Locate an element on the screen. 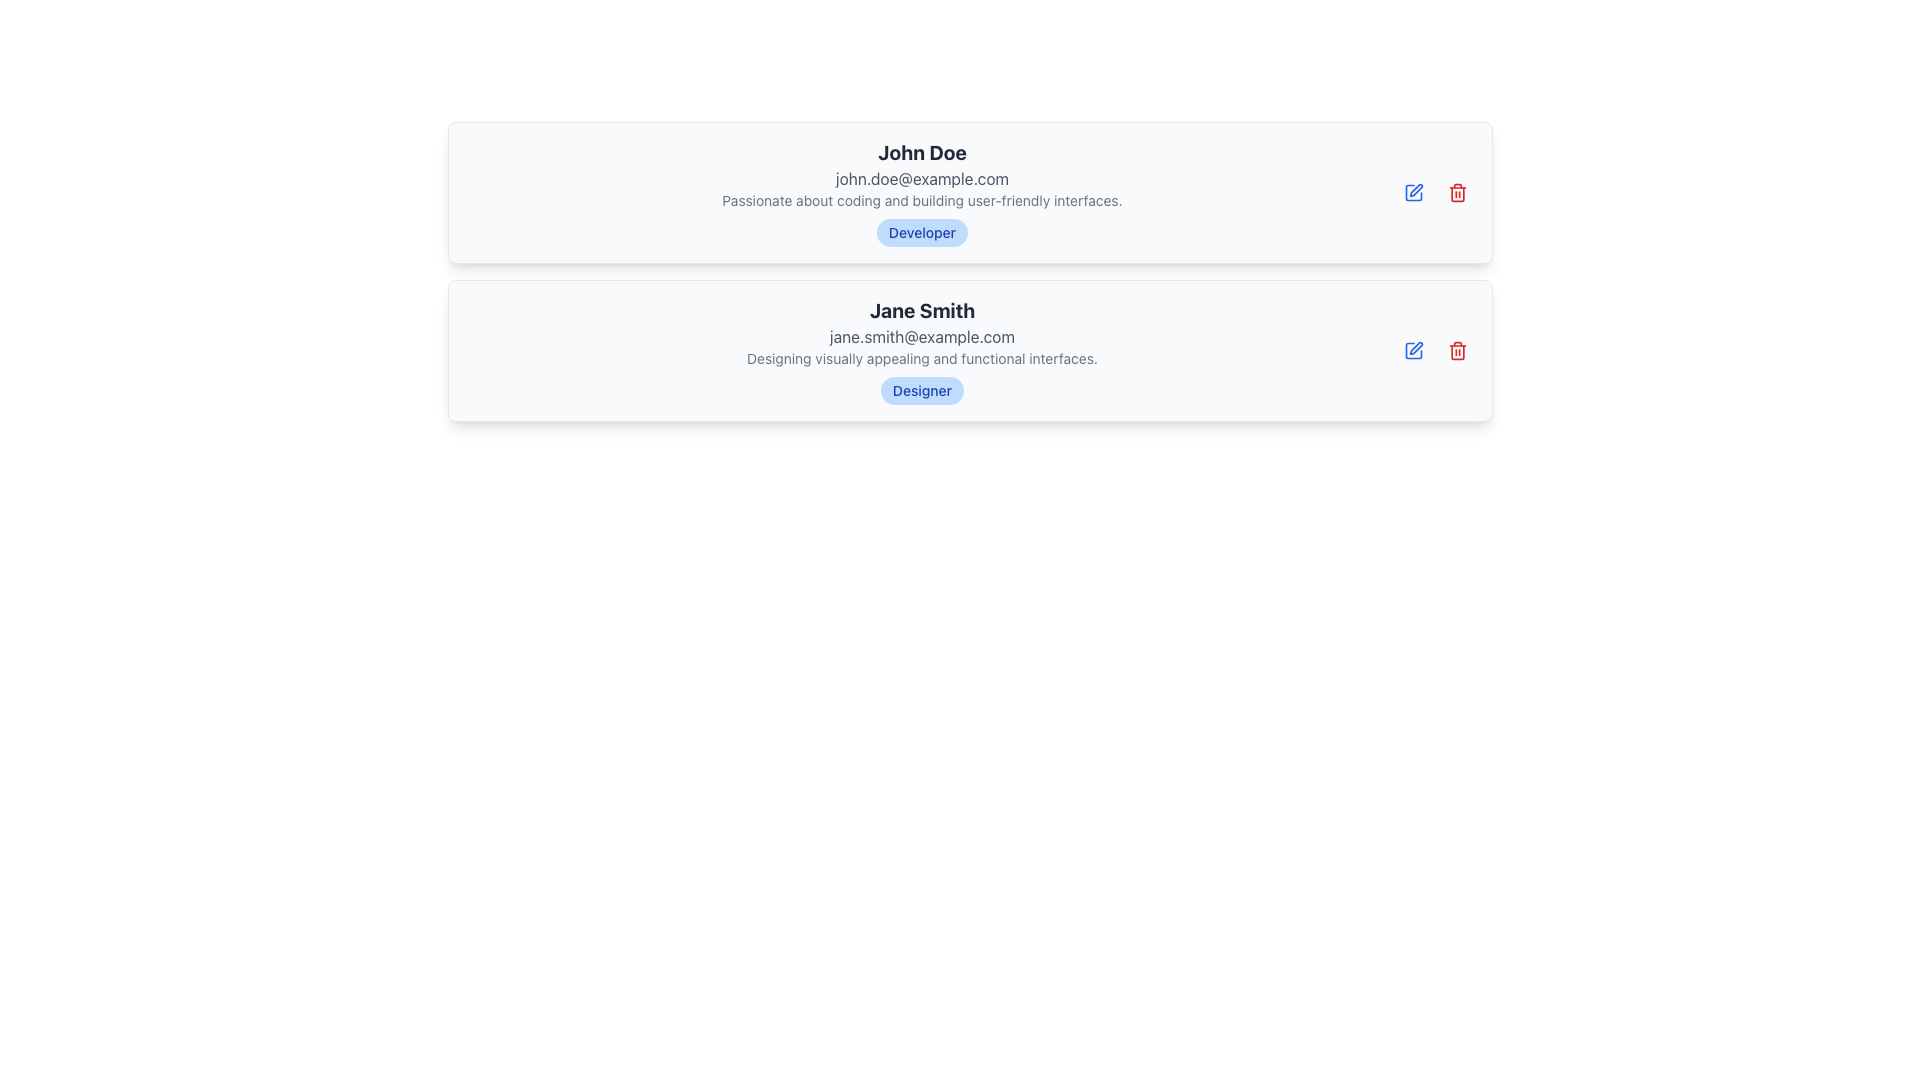 This screenshot has height=1080, width=1920. the second button located to the top-right of the user entry for 'Jane Smith' is located at coordinates (1458, 350).